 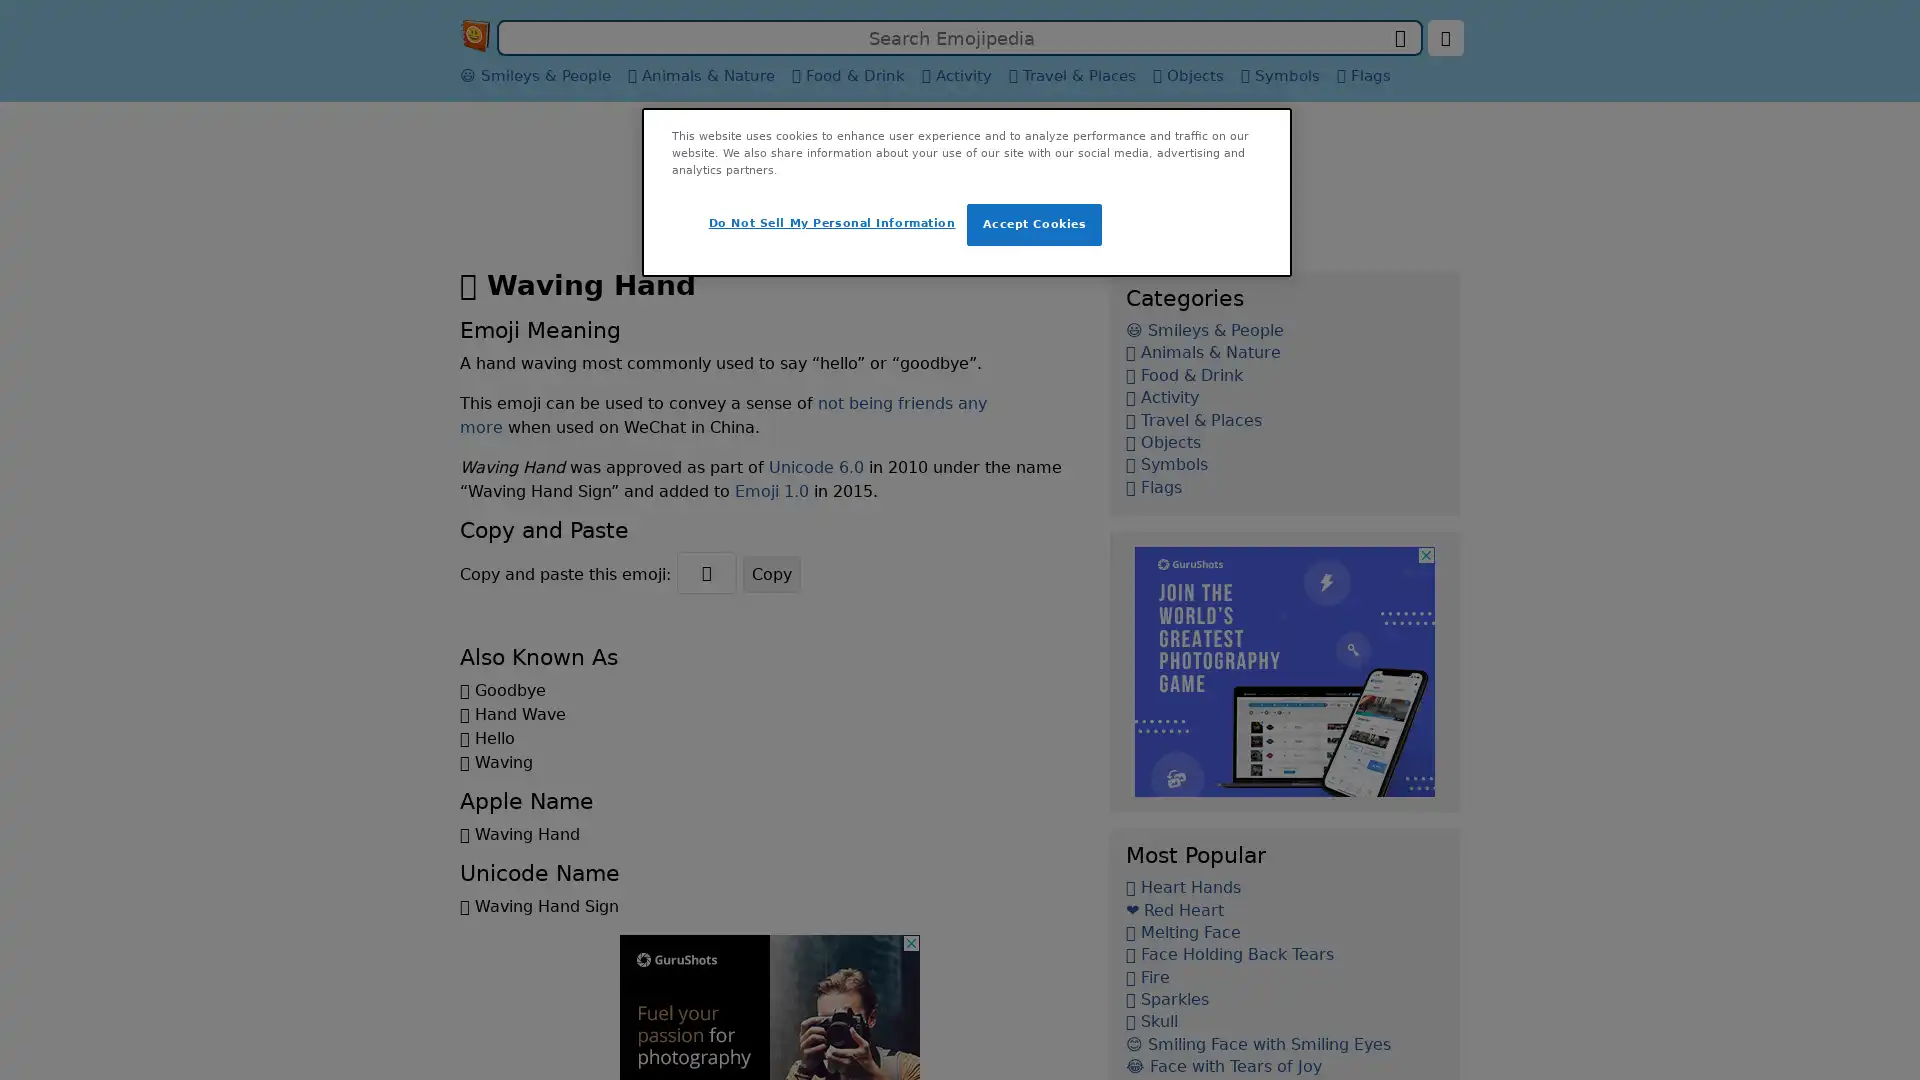 I want to click on Copy, so click(x=771, y=574).